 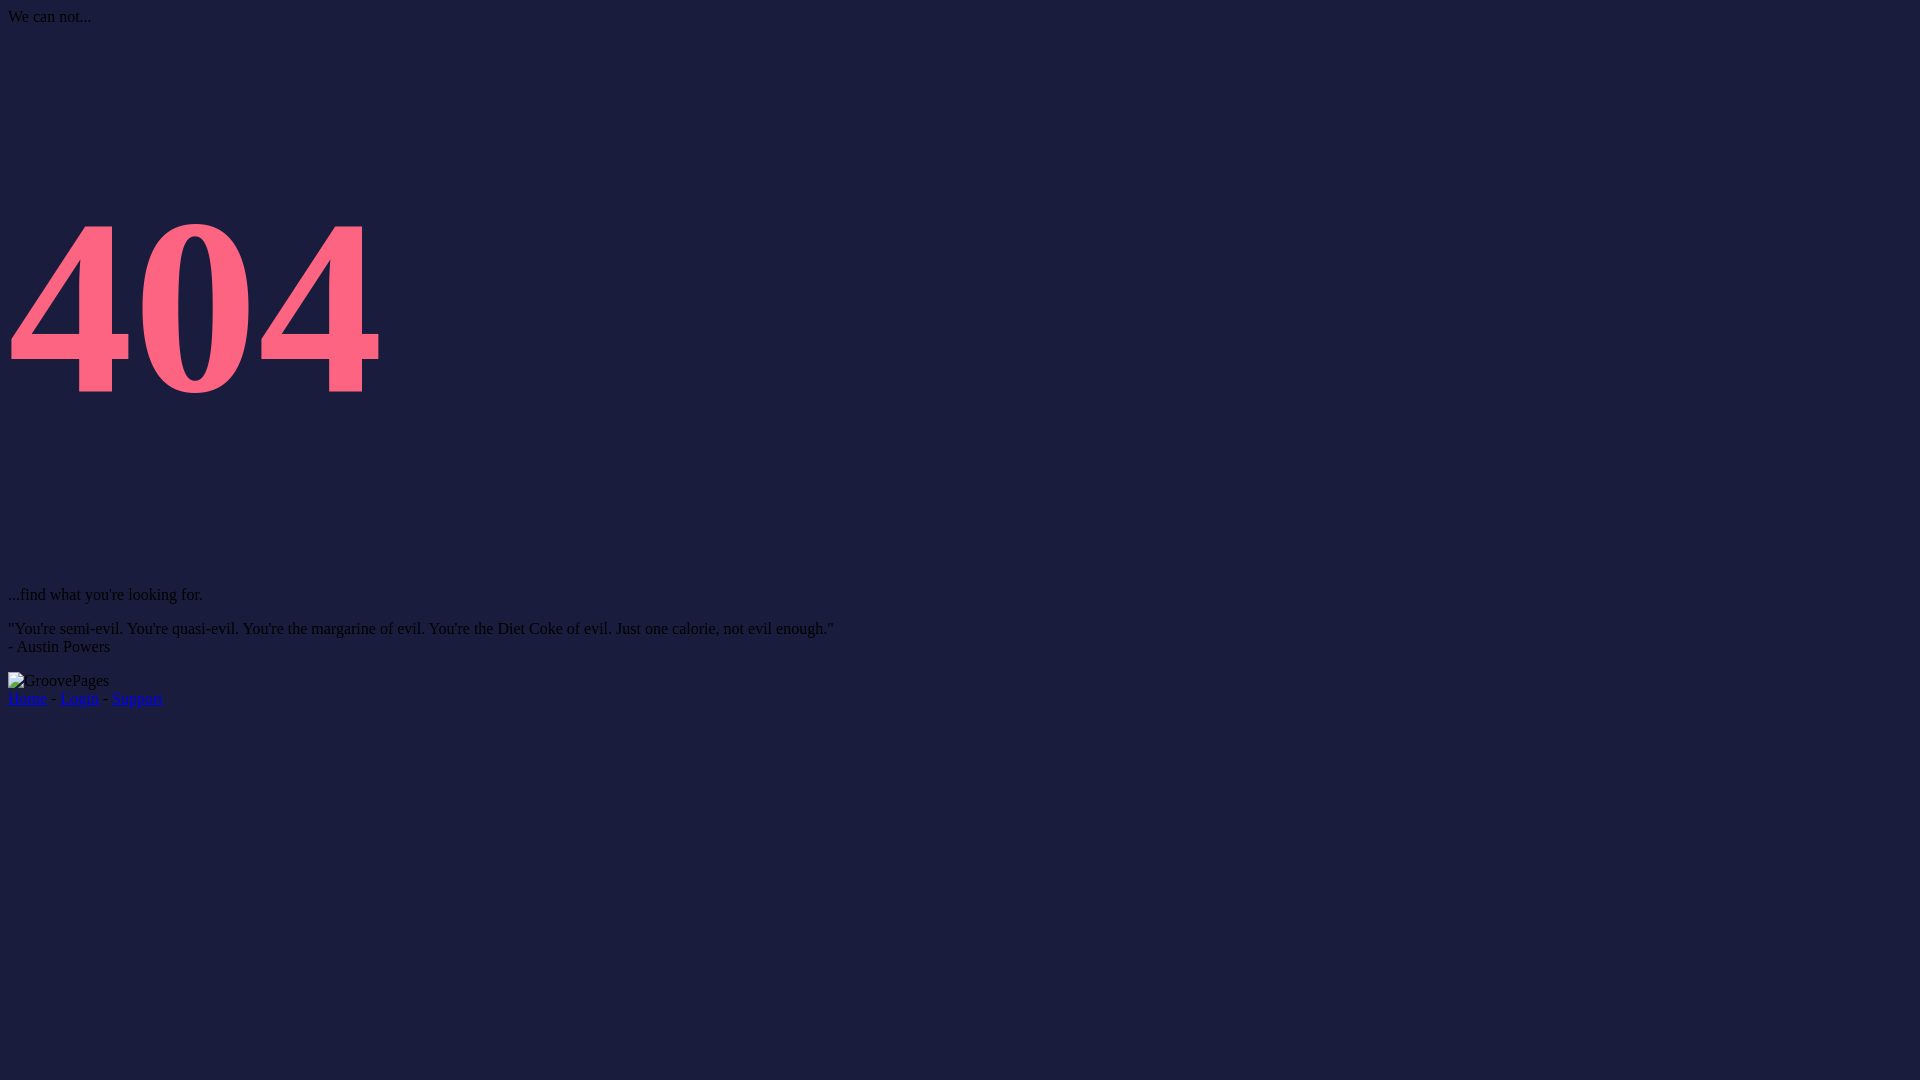 What do you see at coordinates (78, 697) in the screenshot?
I see `'Login'` at bounding box center [78, 697].